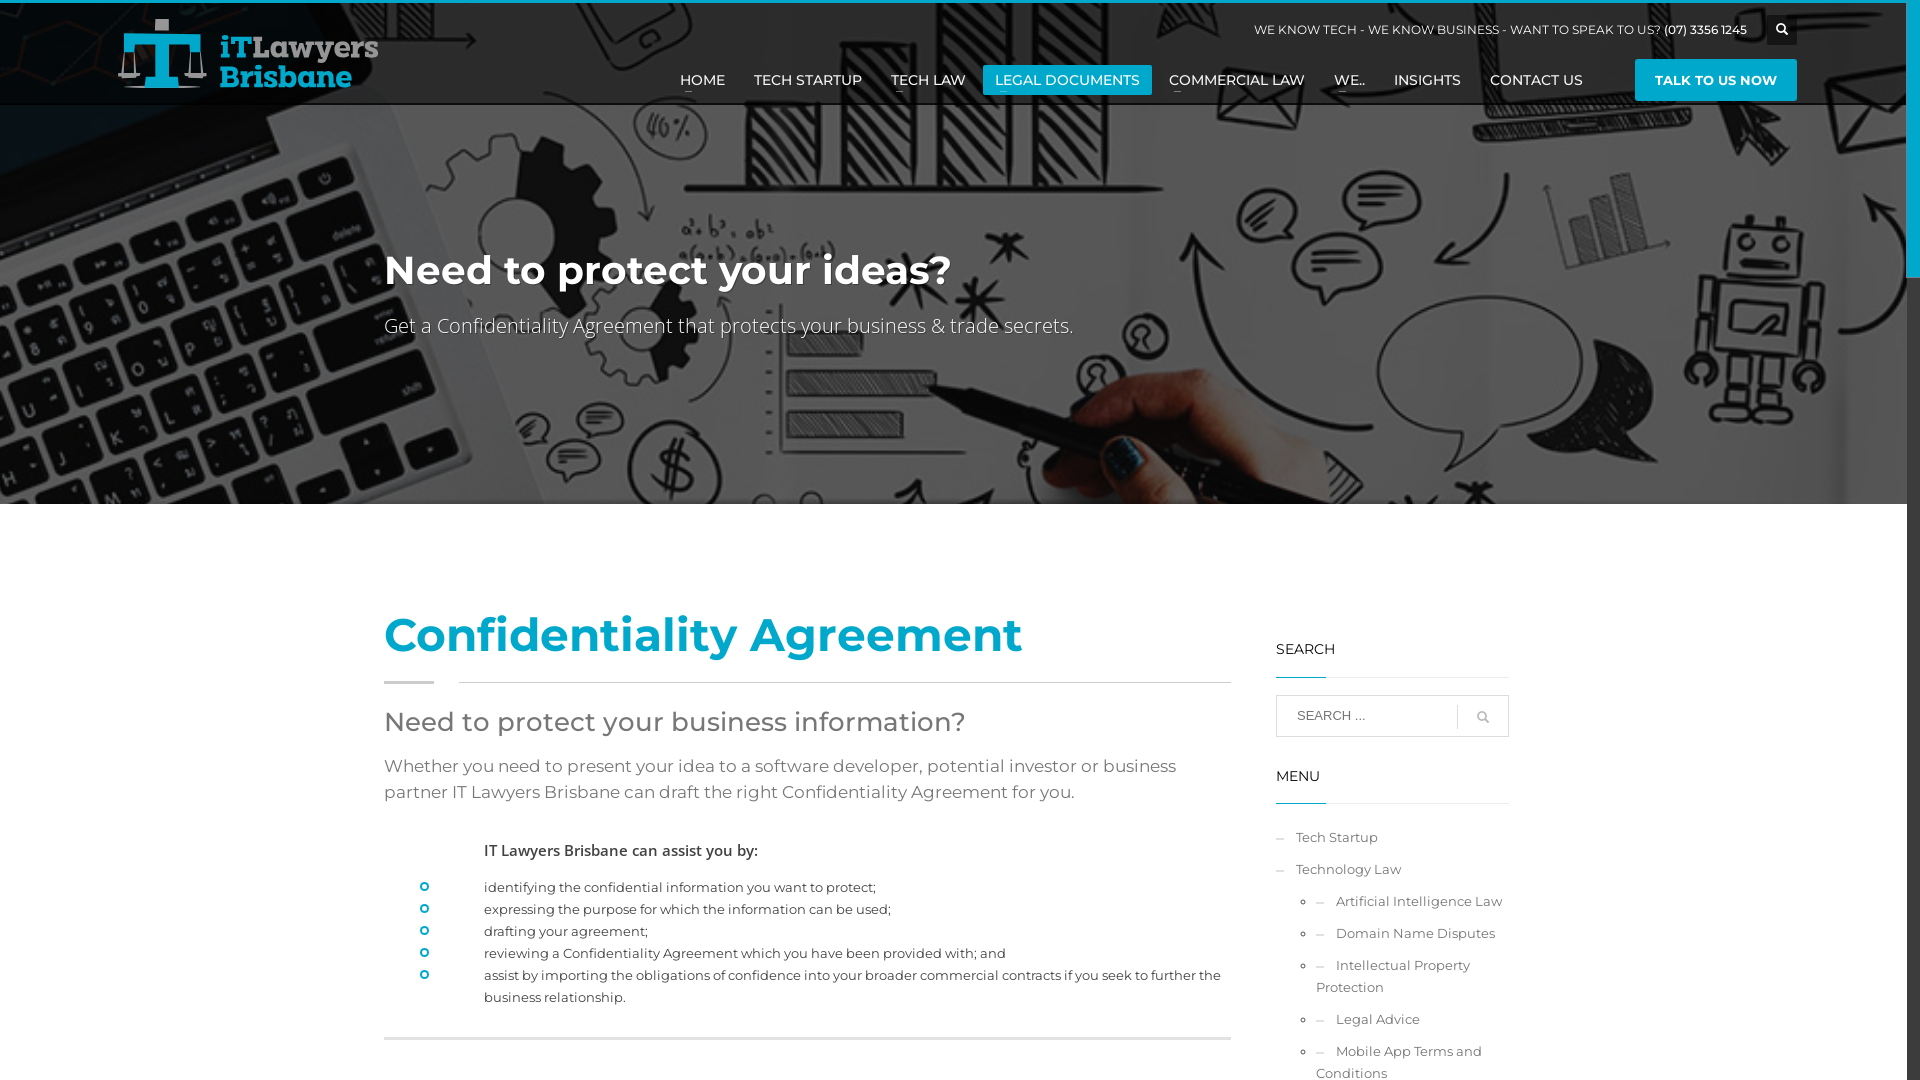 The height and width of the screenshot is (1080, 1920). What do you see at coordinates (1236, 79) in the screenshot?
I see `'COMMERCIAL LAW'` at bounding box center [1236, 79].